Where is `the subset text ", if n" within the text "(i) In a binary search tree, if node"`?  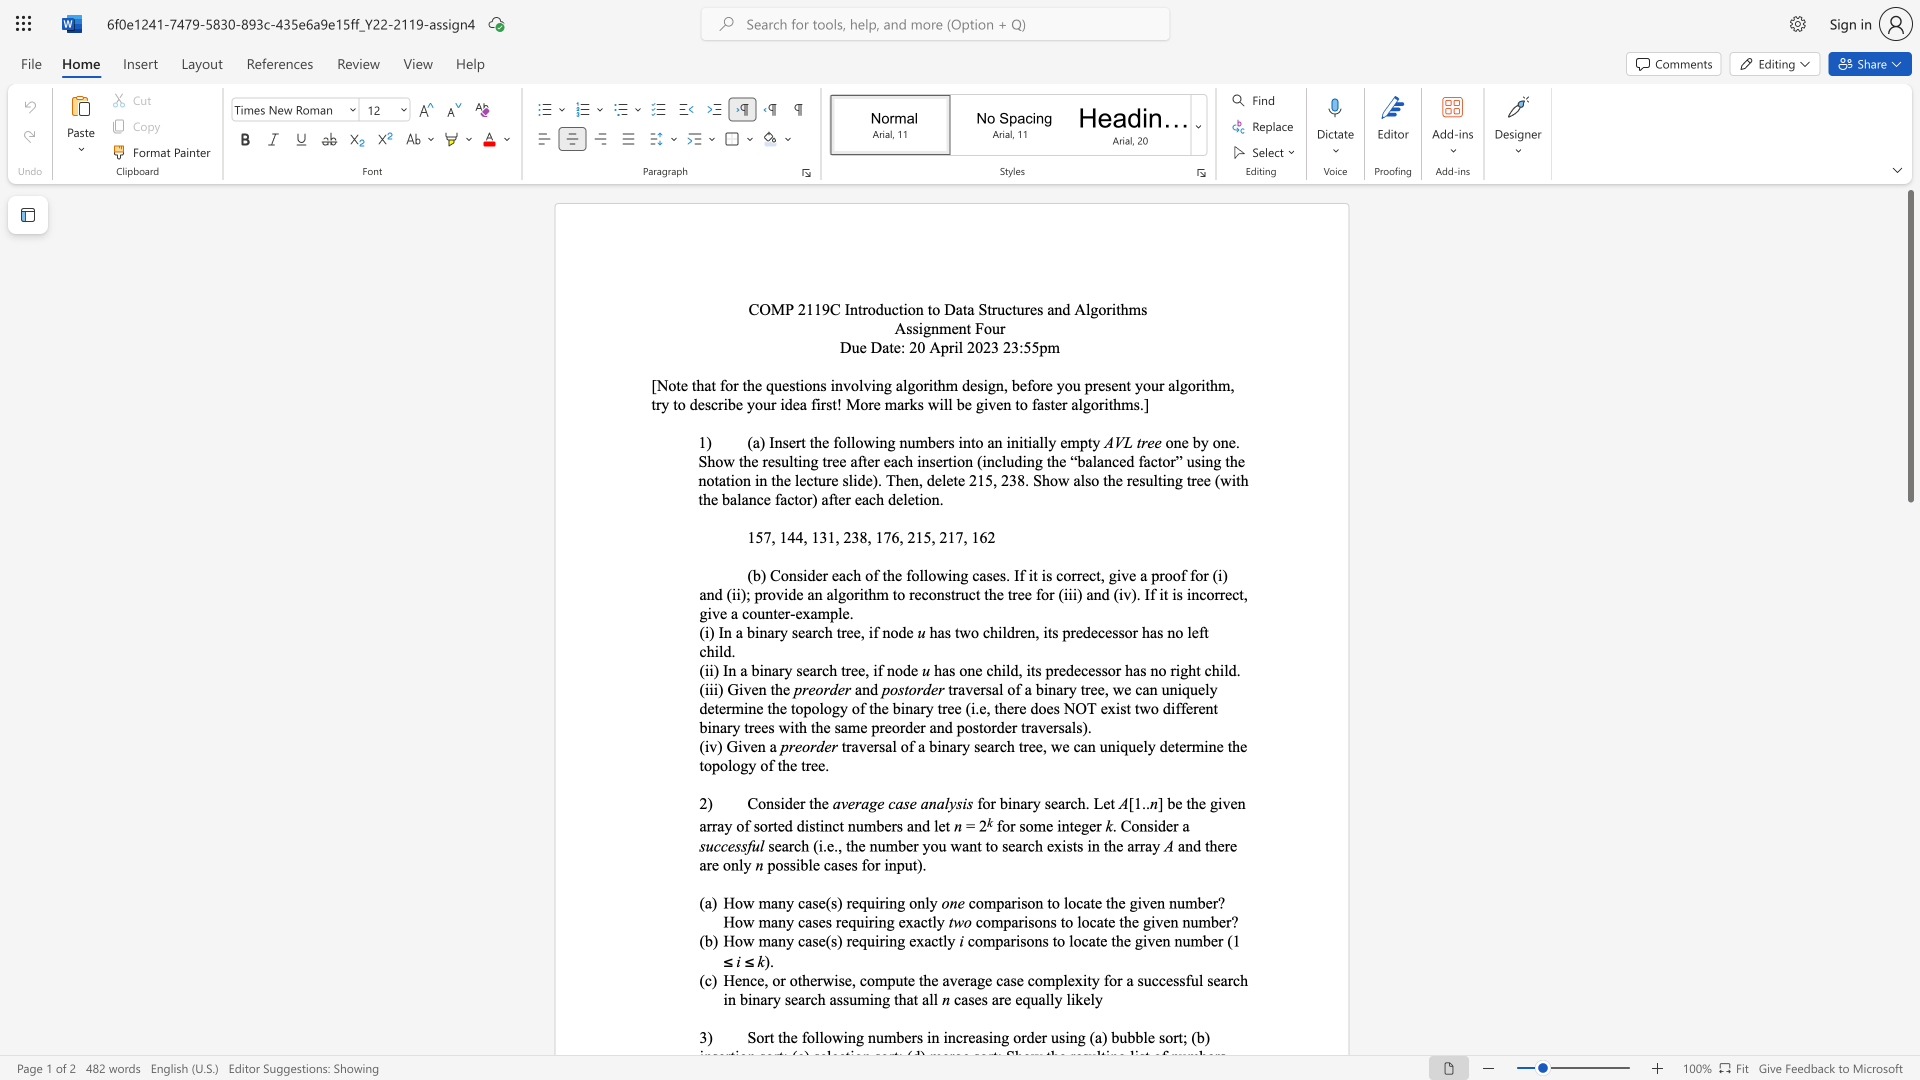
the subset text ", if n" within the text "(i) In a binary search tree, if node" is located at coordinates (860, 632).